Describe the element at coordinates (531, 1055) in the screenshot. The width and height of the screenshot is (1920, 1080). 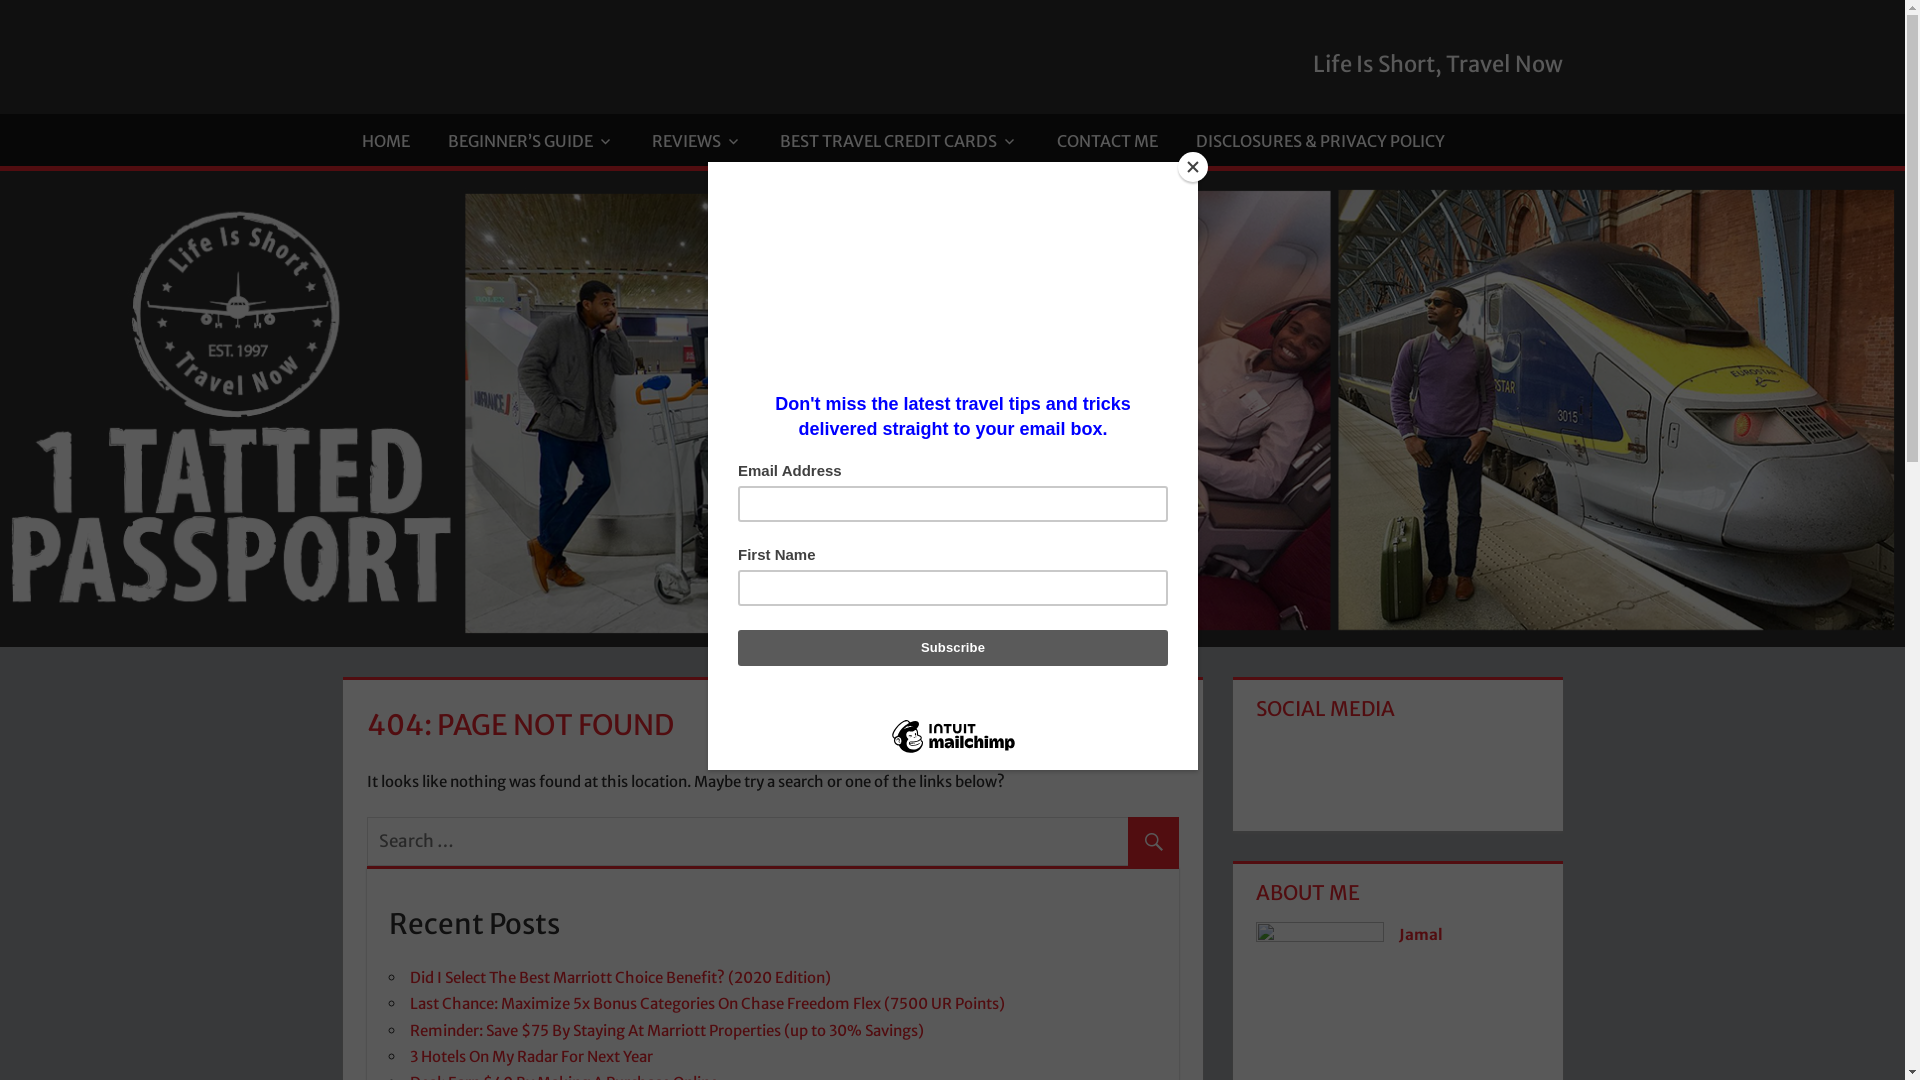
I see `'3 Hotels On My Radar For Next Year'` at that location.